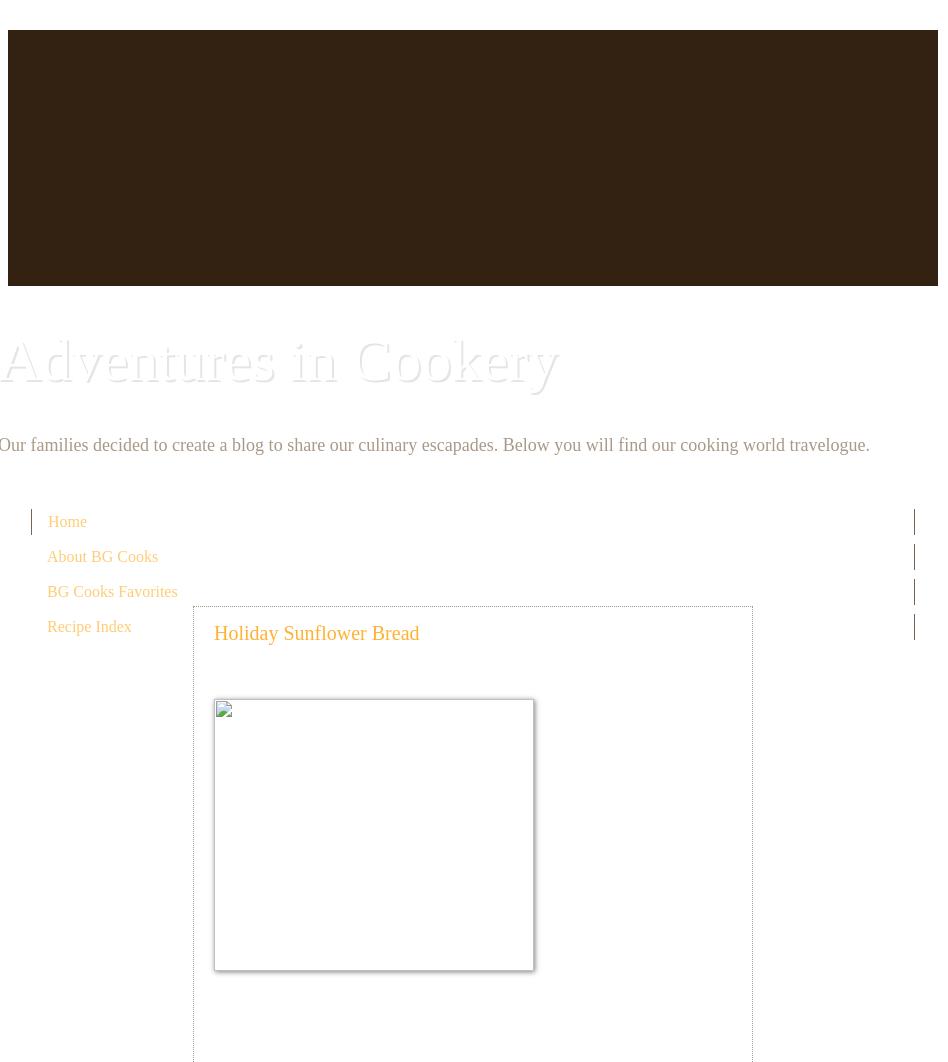 The image size is (948, 1062). Describe the element at coordinates (212, 1009) in the screenshot. I see `'2.5 tsp dry yeast'` at that location.